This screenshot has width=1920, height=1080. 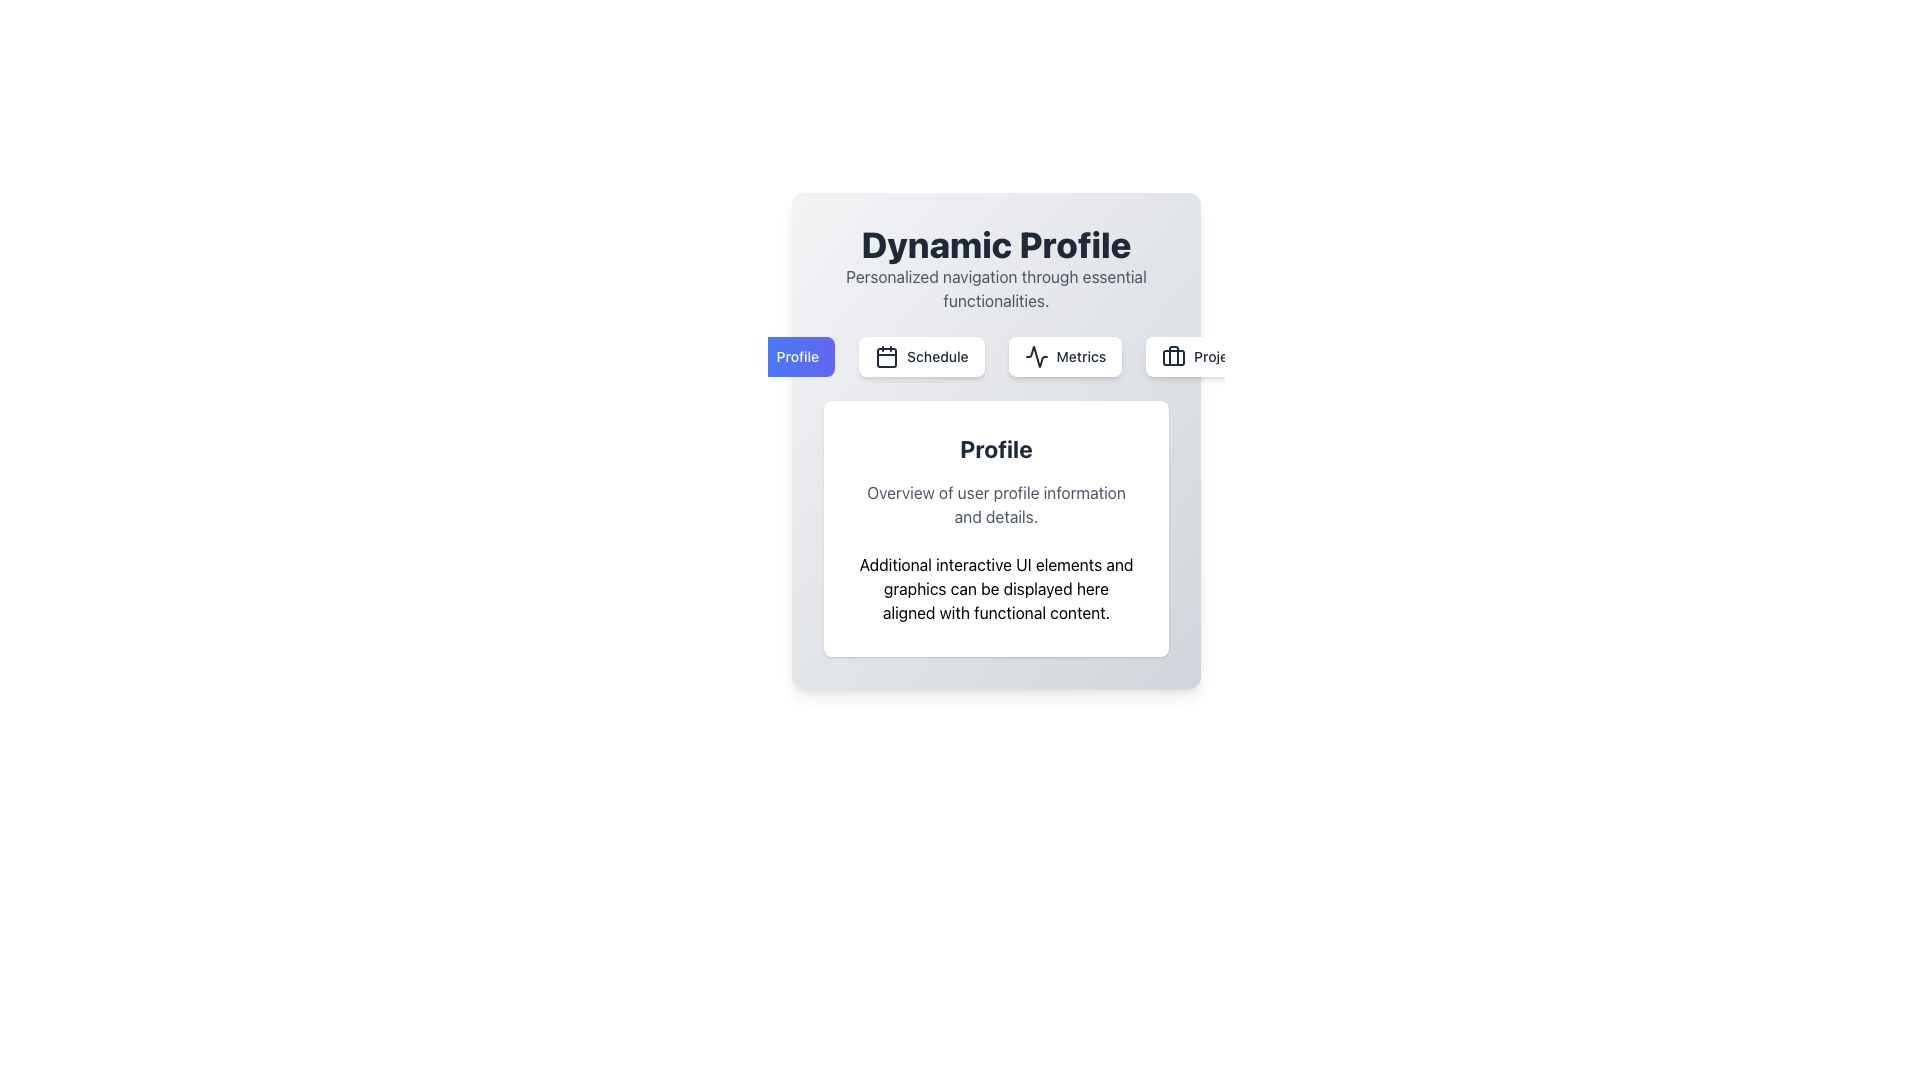 I want to click on the static text label indicating 'Profile' located within the blue gradient button to the left of the horizontal button group under 'Dynamic Profile', so click(x=796, y=356).